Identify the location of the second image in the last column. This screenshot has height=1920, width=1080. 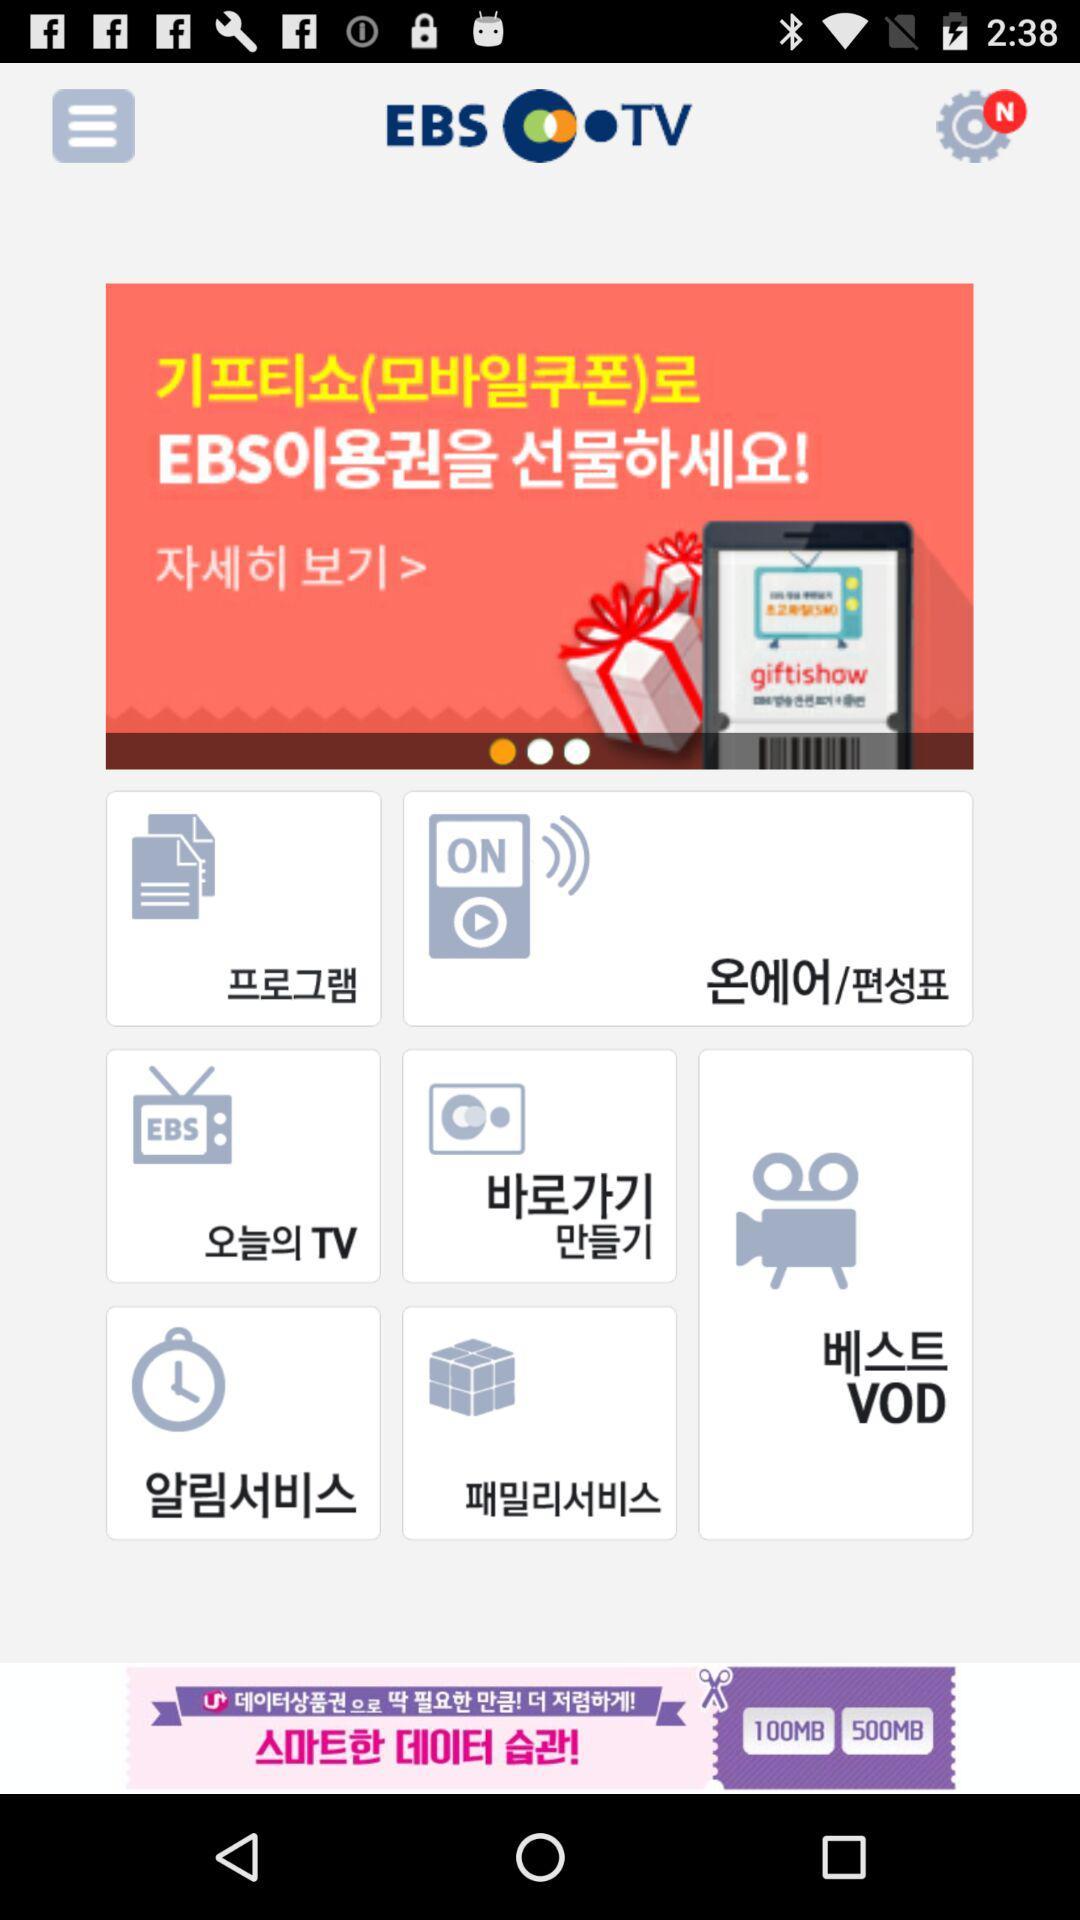
(538, 1421).